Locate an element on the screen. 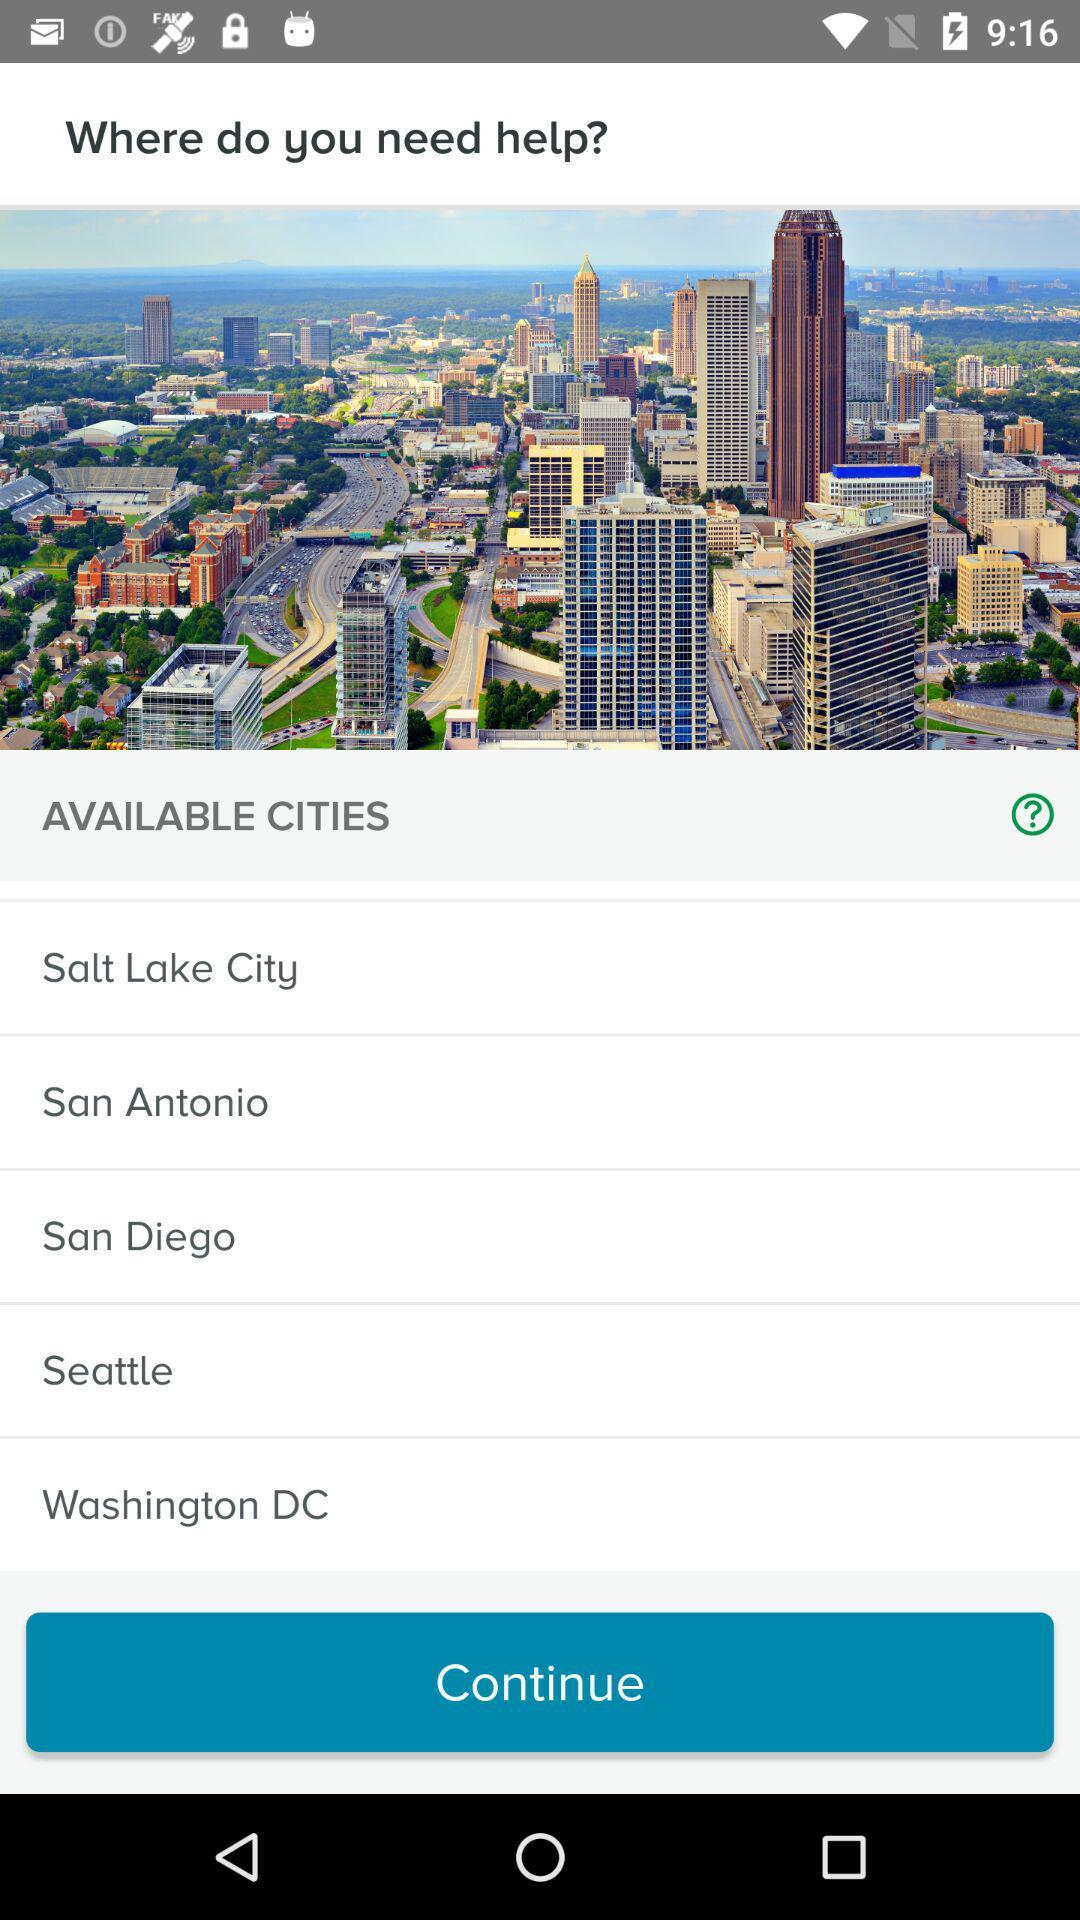 Image resolution: width=1080 pixels, height=1920 pixels. item below sf bay area item is located at coordinates (169, 967).